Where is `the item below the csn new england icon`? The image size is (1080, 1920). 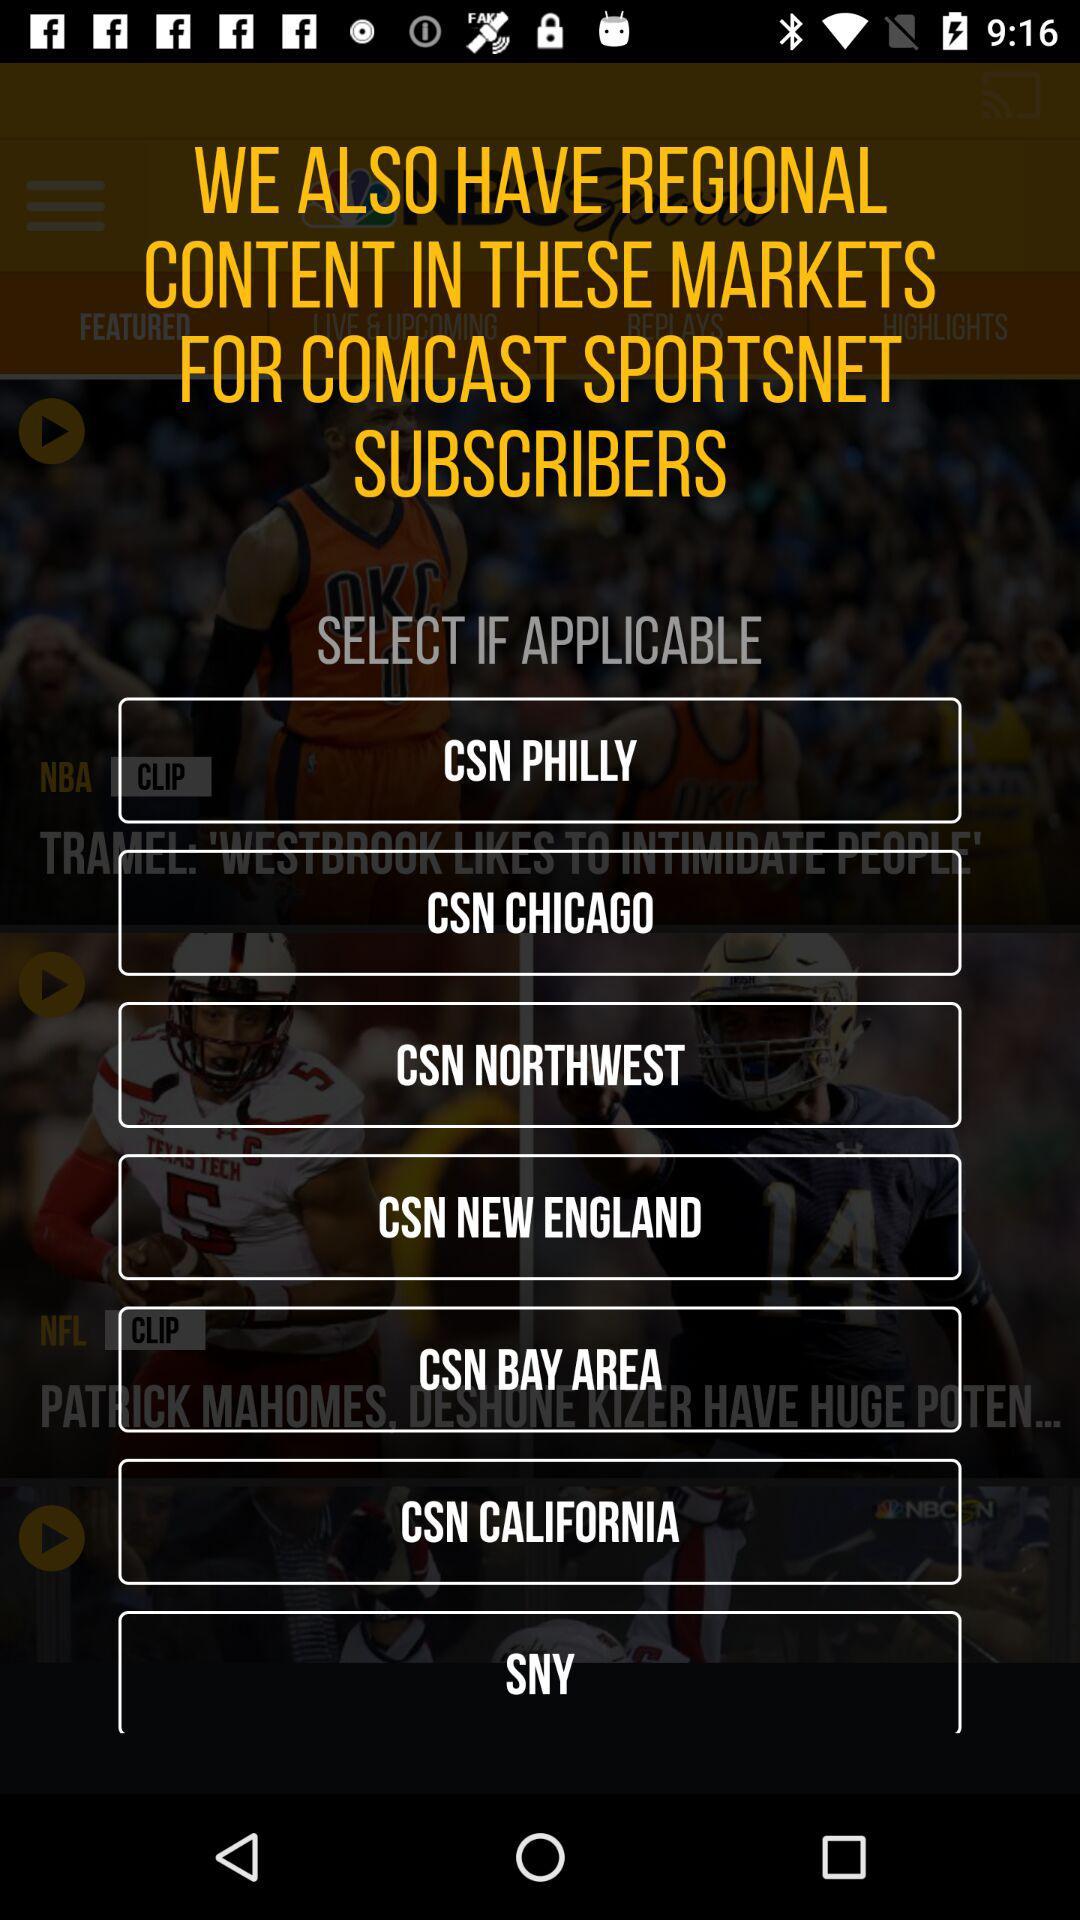
the item below the csn new england icon is located at coordinates (540, 1368).